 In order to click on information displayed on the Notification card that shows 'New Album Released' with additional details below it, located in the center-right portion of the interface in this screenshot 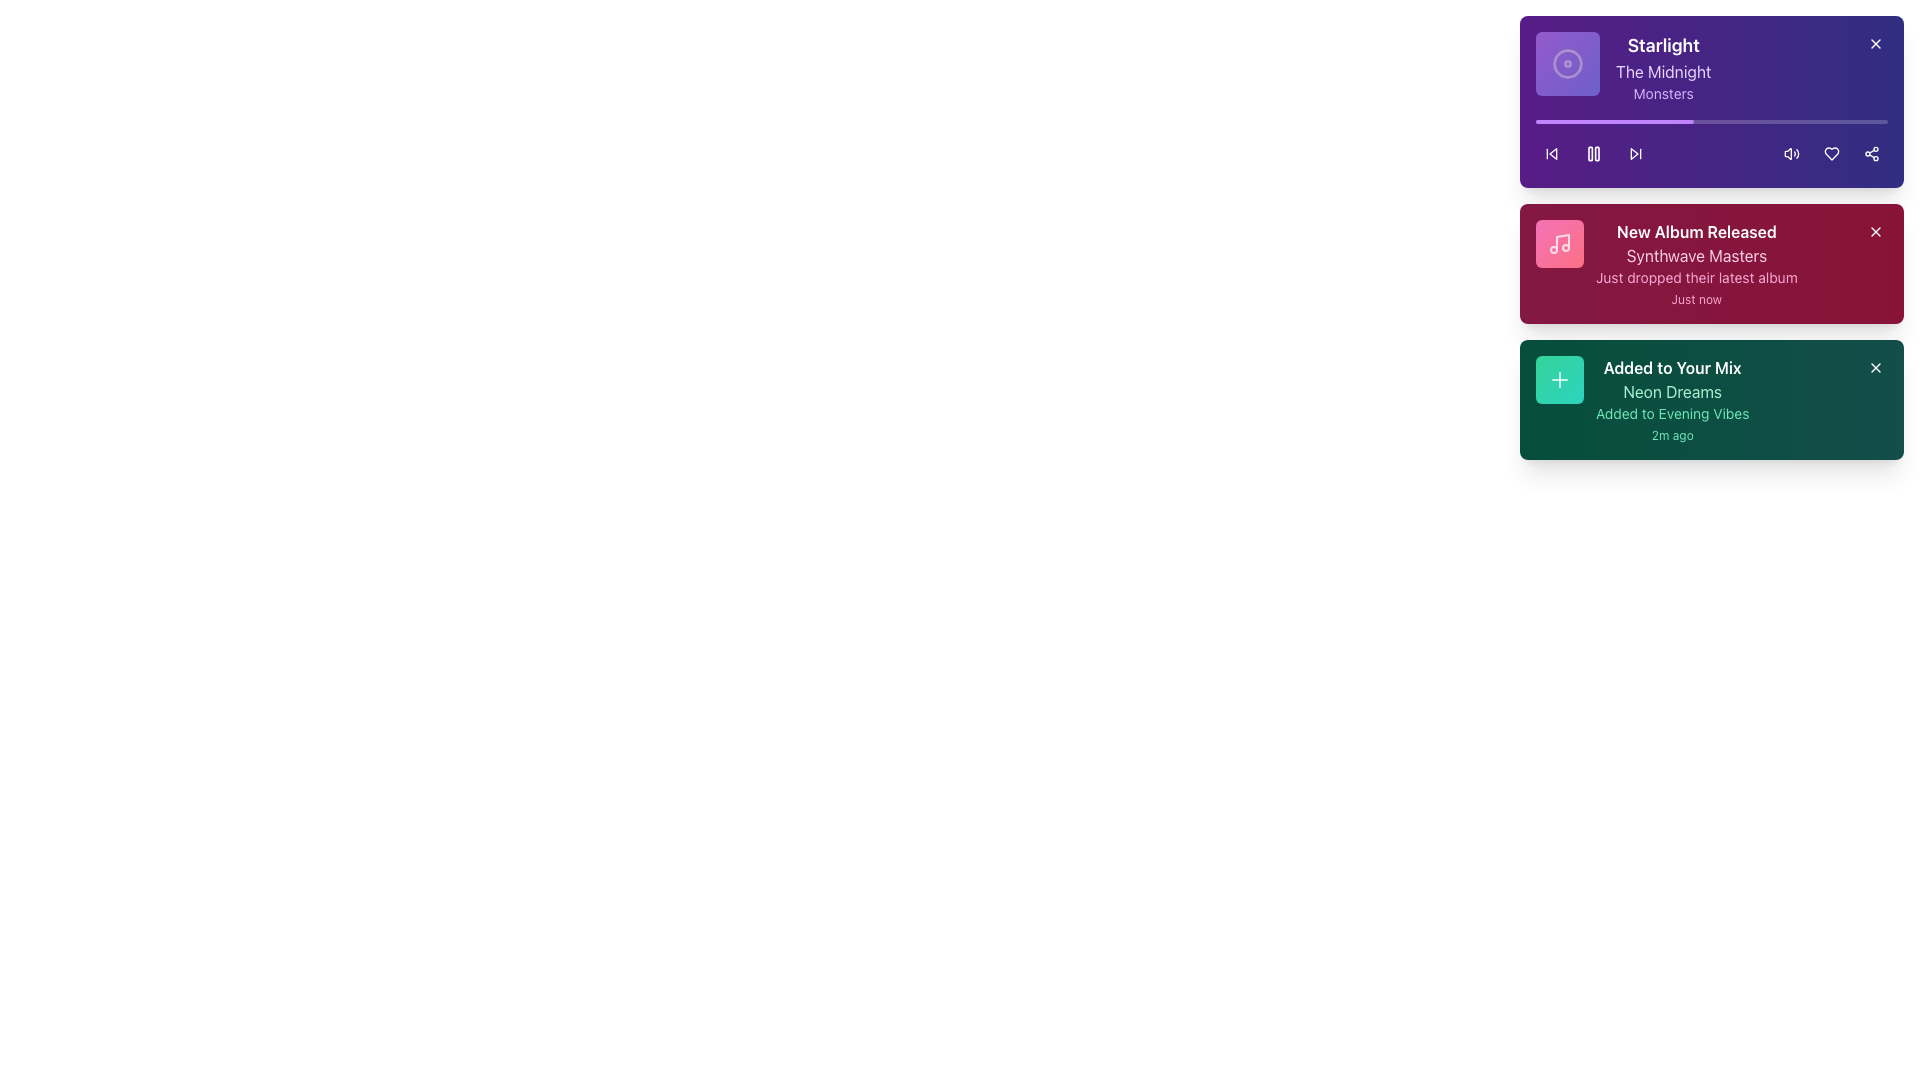, I will do `click(1695, 262)`.